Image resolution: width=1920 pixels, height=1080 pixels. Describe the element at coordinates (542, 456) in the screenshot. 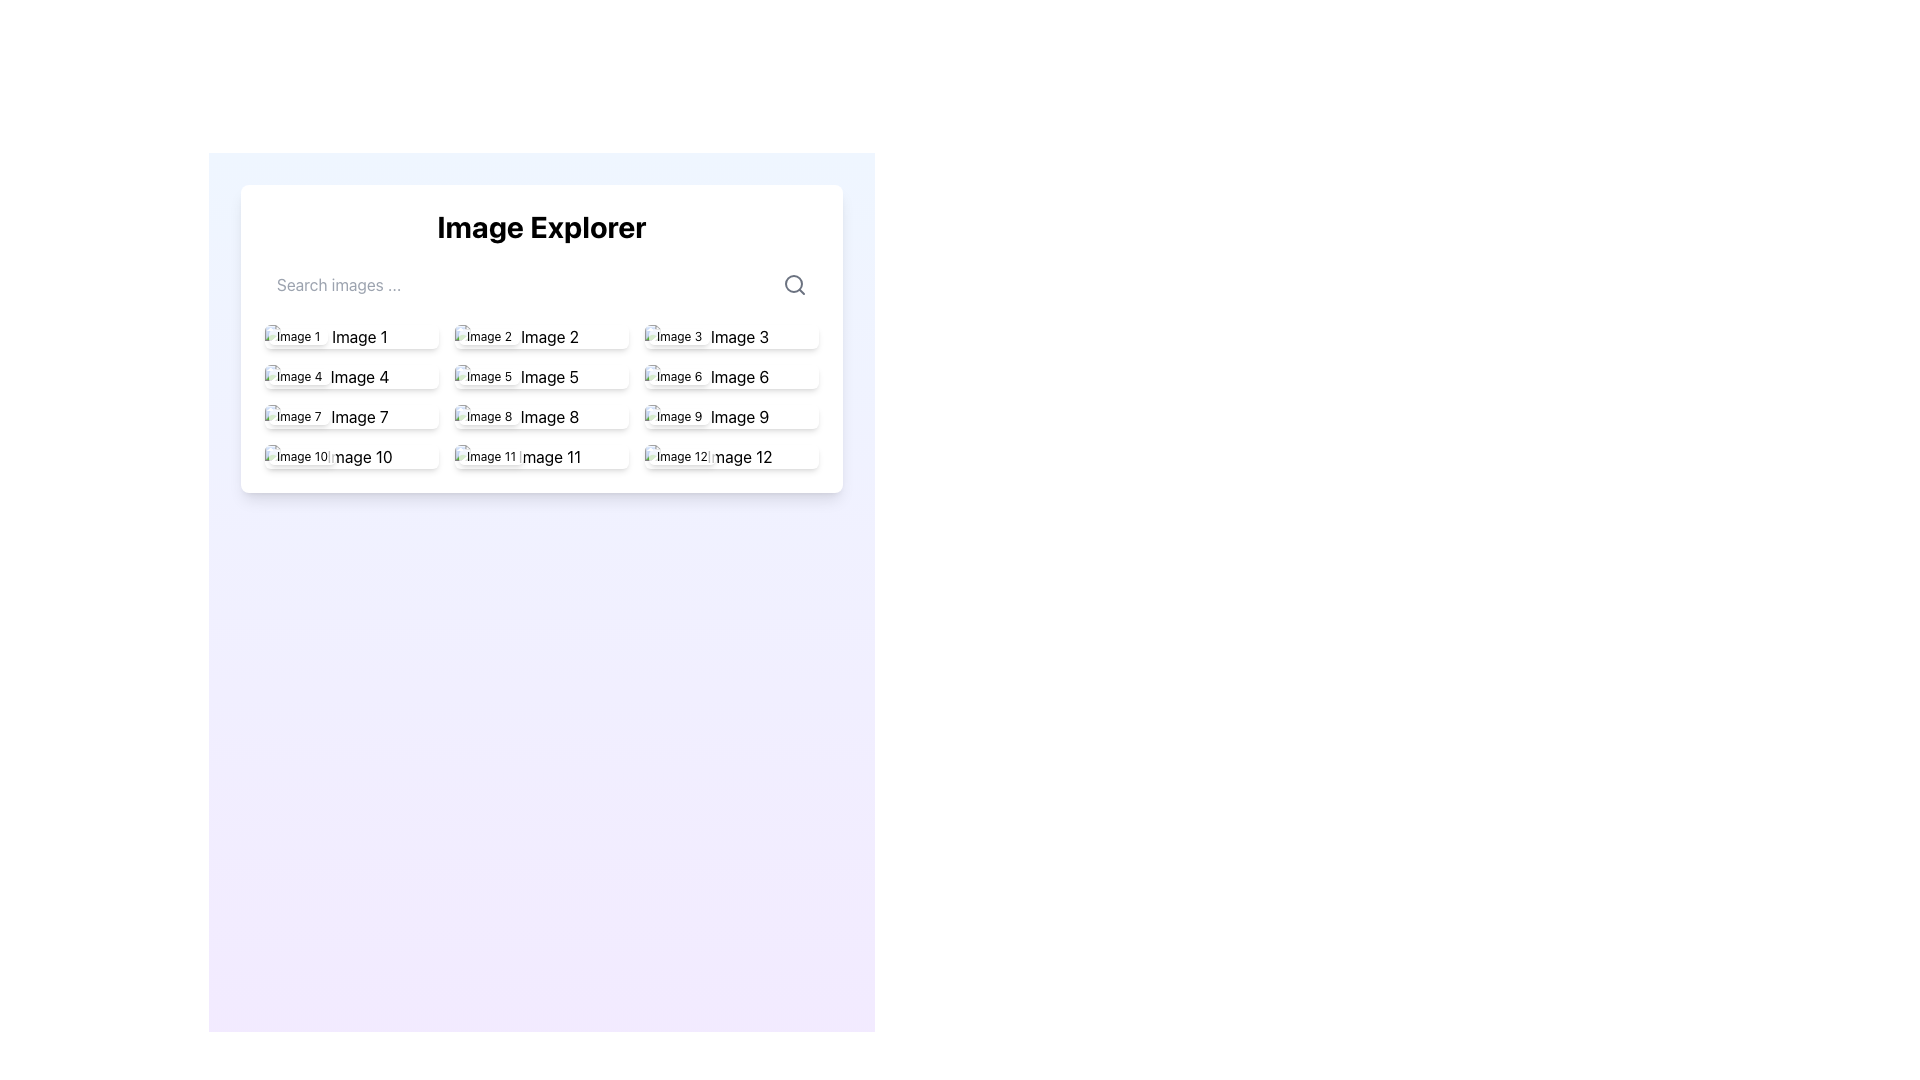

I see `the Image Thumbnail with Label displaying 'Image 11'` at that location.